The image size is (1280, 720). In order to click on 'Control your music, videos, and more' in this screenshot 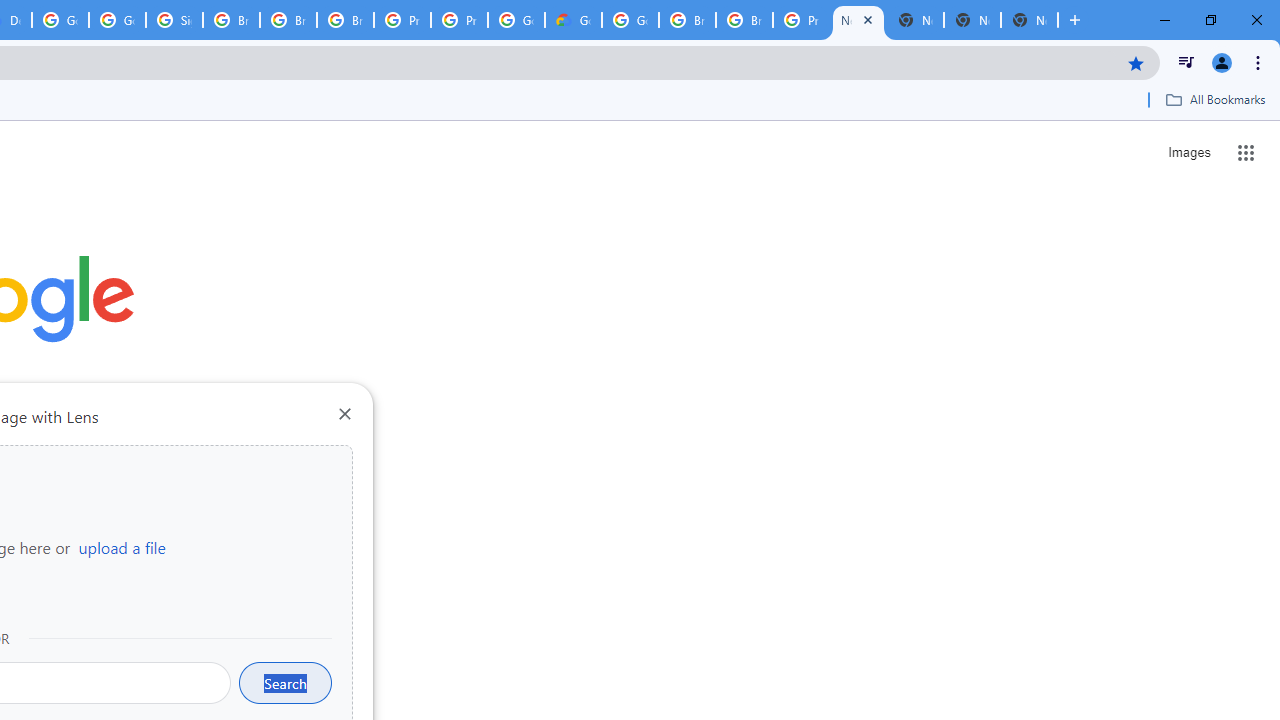, I will do `click(1185, 61)`.